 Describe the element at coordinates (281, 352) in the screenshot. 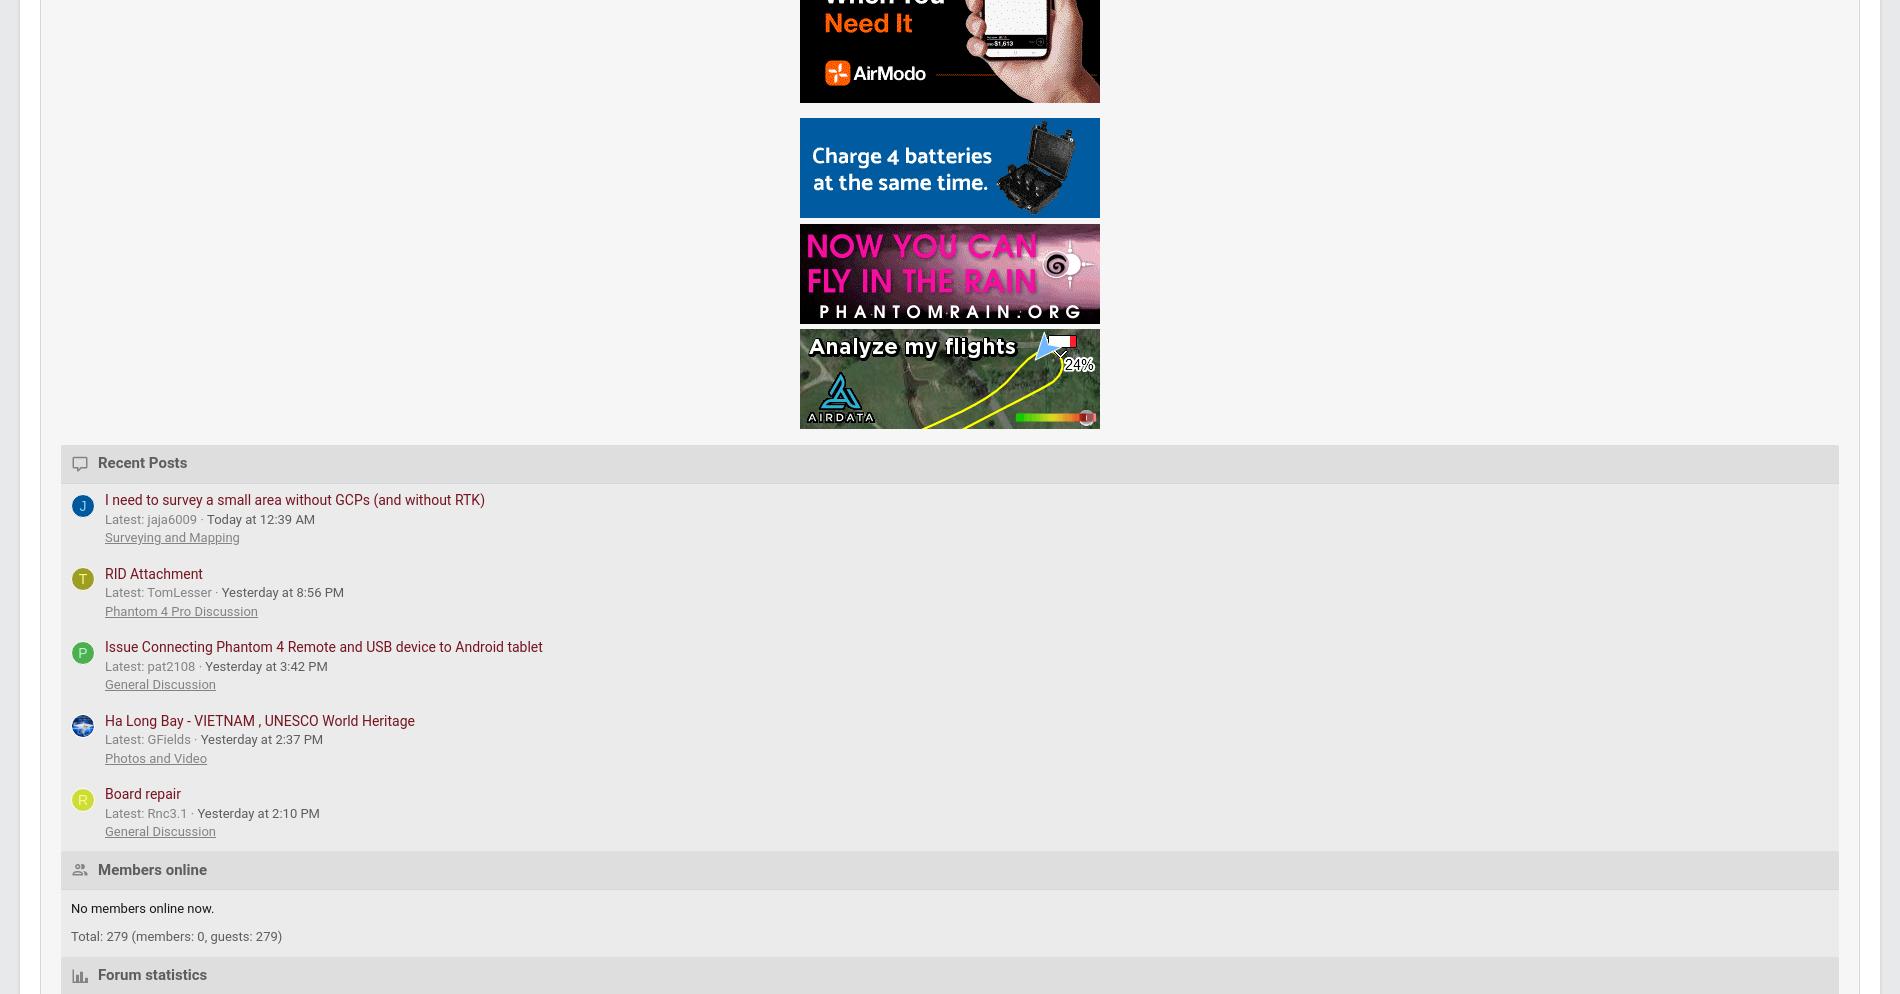

I see `'Photos and Video'` at that location.